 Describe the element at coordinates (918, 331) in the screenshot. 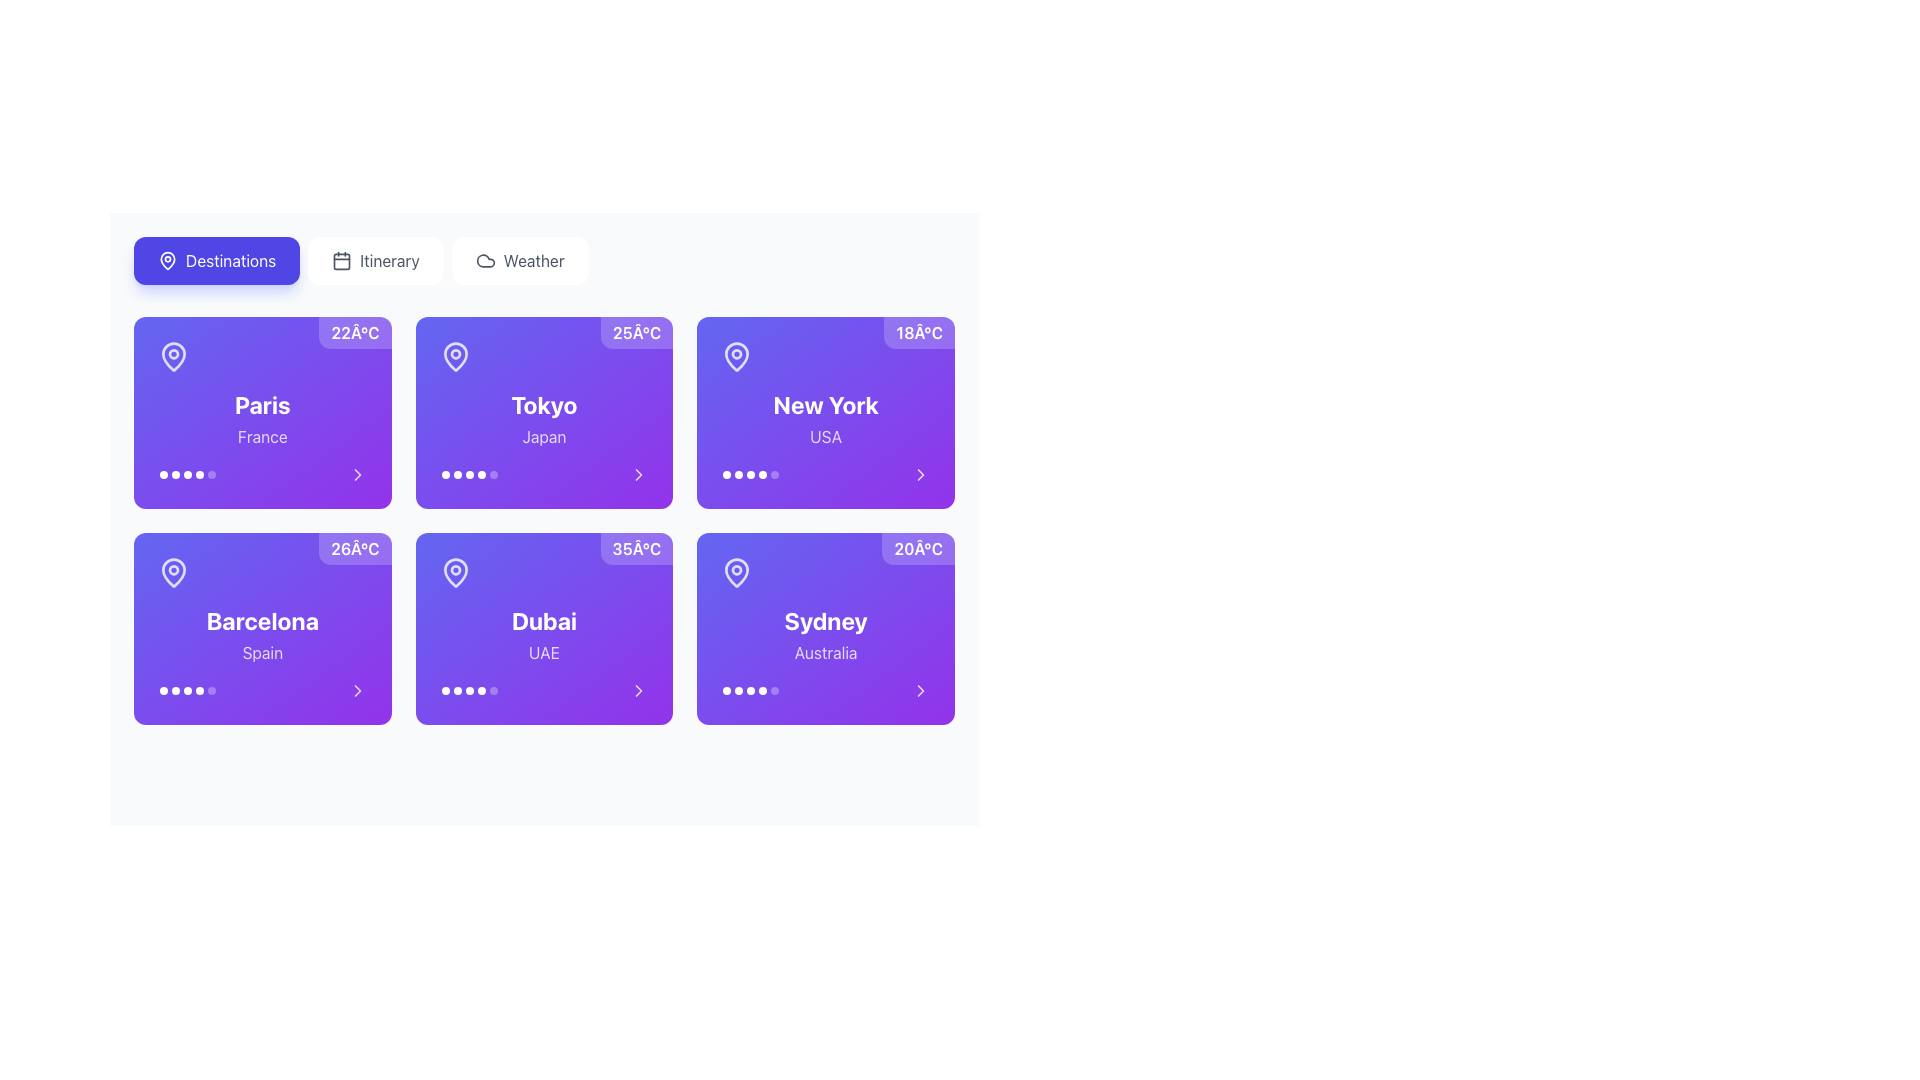

I see `the temperature label located at the top-right corner of the 'New York' card, which is part of a grid layout of destination cards` at that location.